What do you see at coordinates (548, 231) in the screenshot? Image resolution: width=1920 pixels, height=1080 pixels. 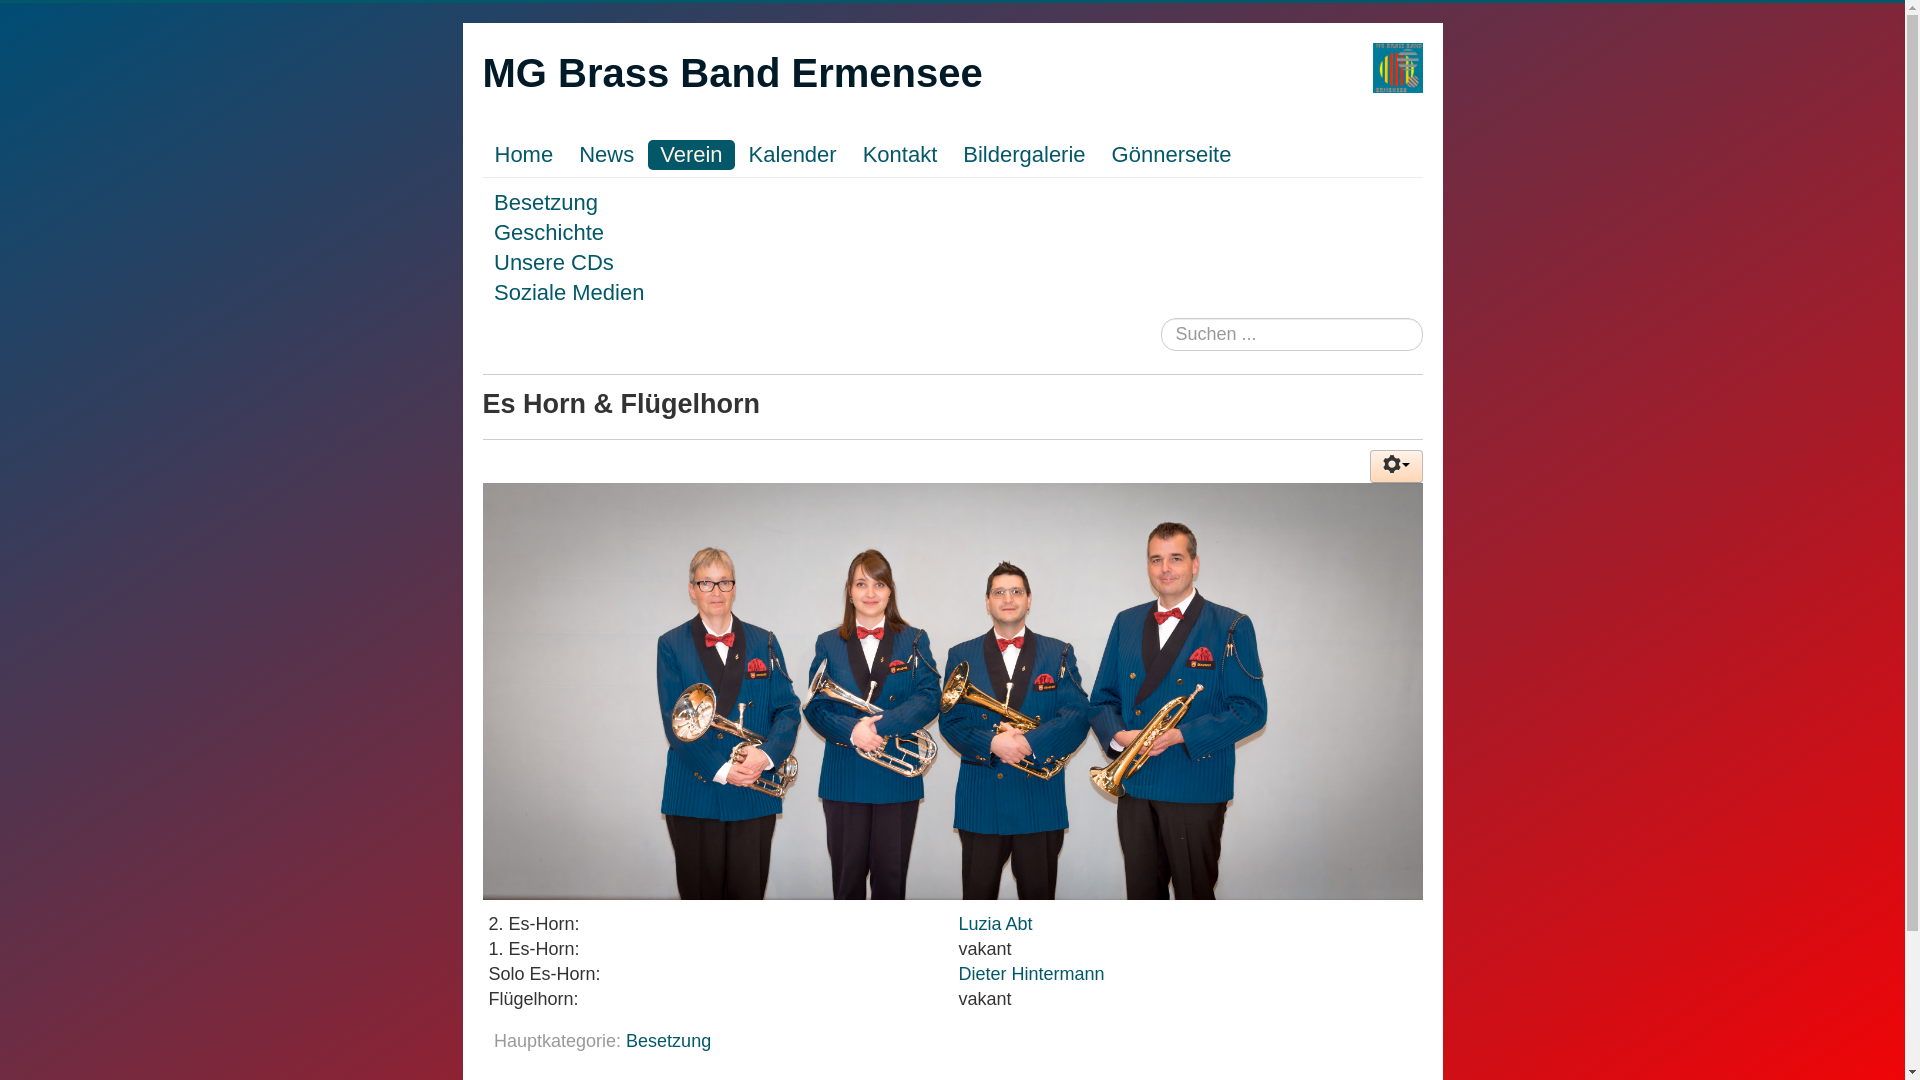 I see `'Geschichte'` at bounding box center [548, 231].